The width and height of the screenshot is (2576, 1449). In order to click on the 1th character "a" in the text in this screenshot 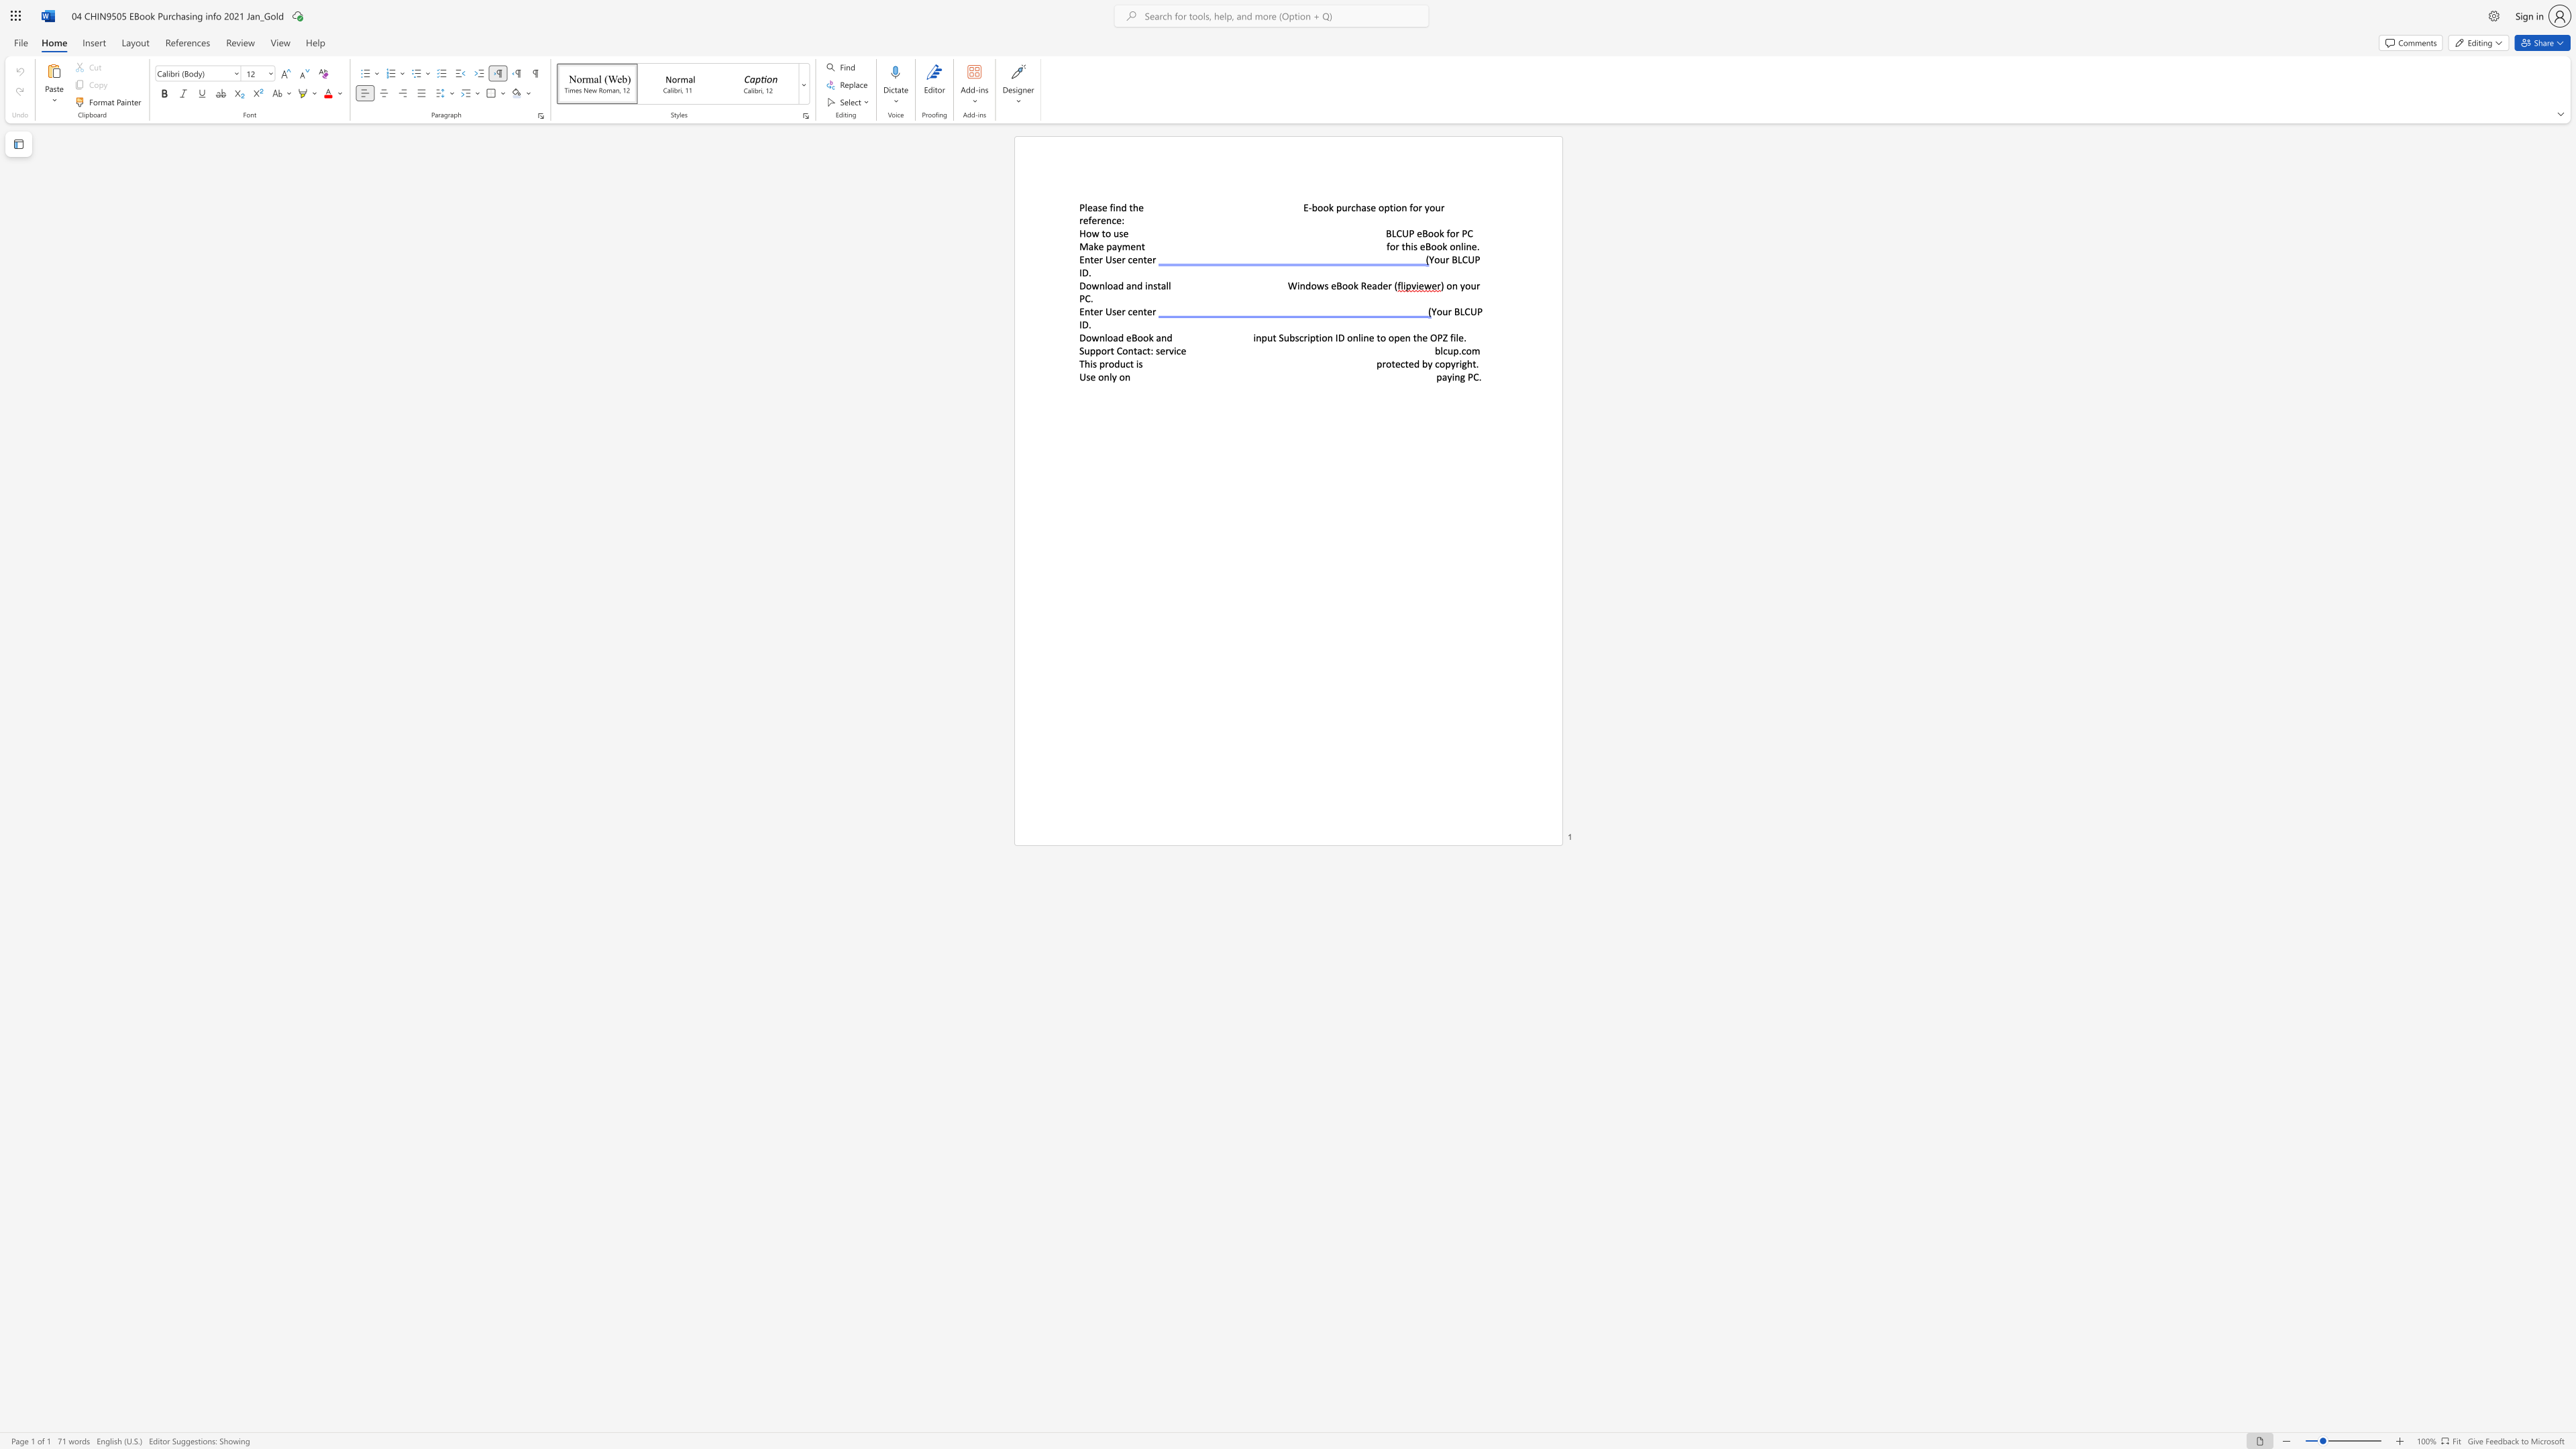, I will do `click(1095, 207)`.